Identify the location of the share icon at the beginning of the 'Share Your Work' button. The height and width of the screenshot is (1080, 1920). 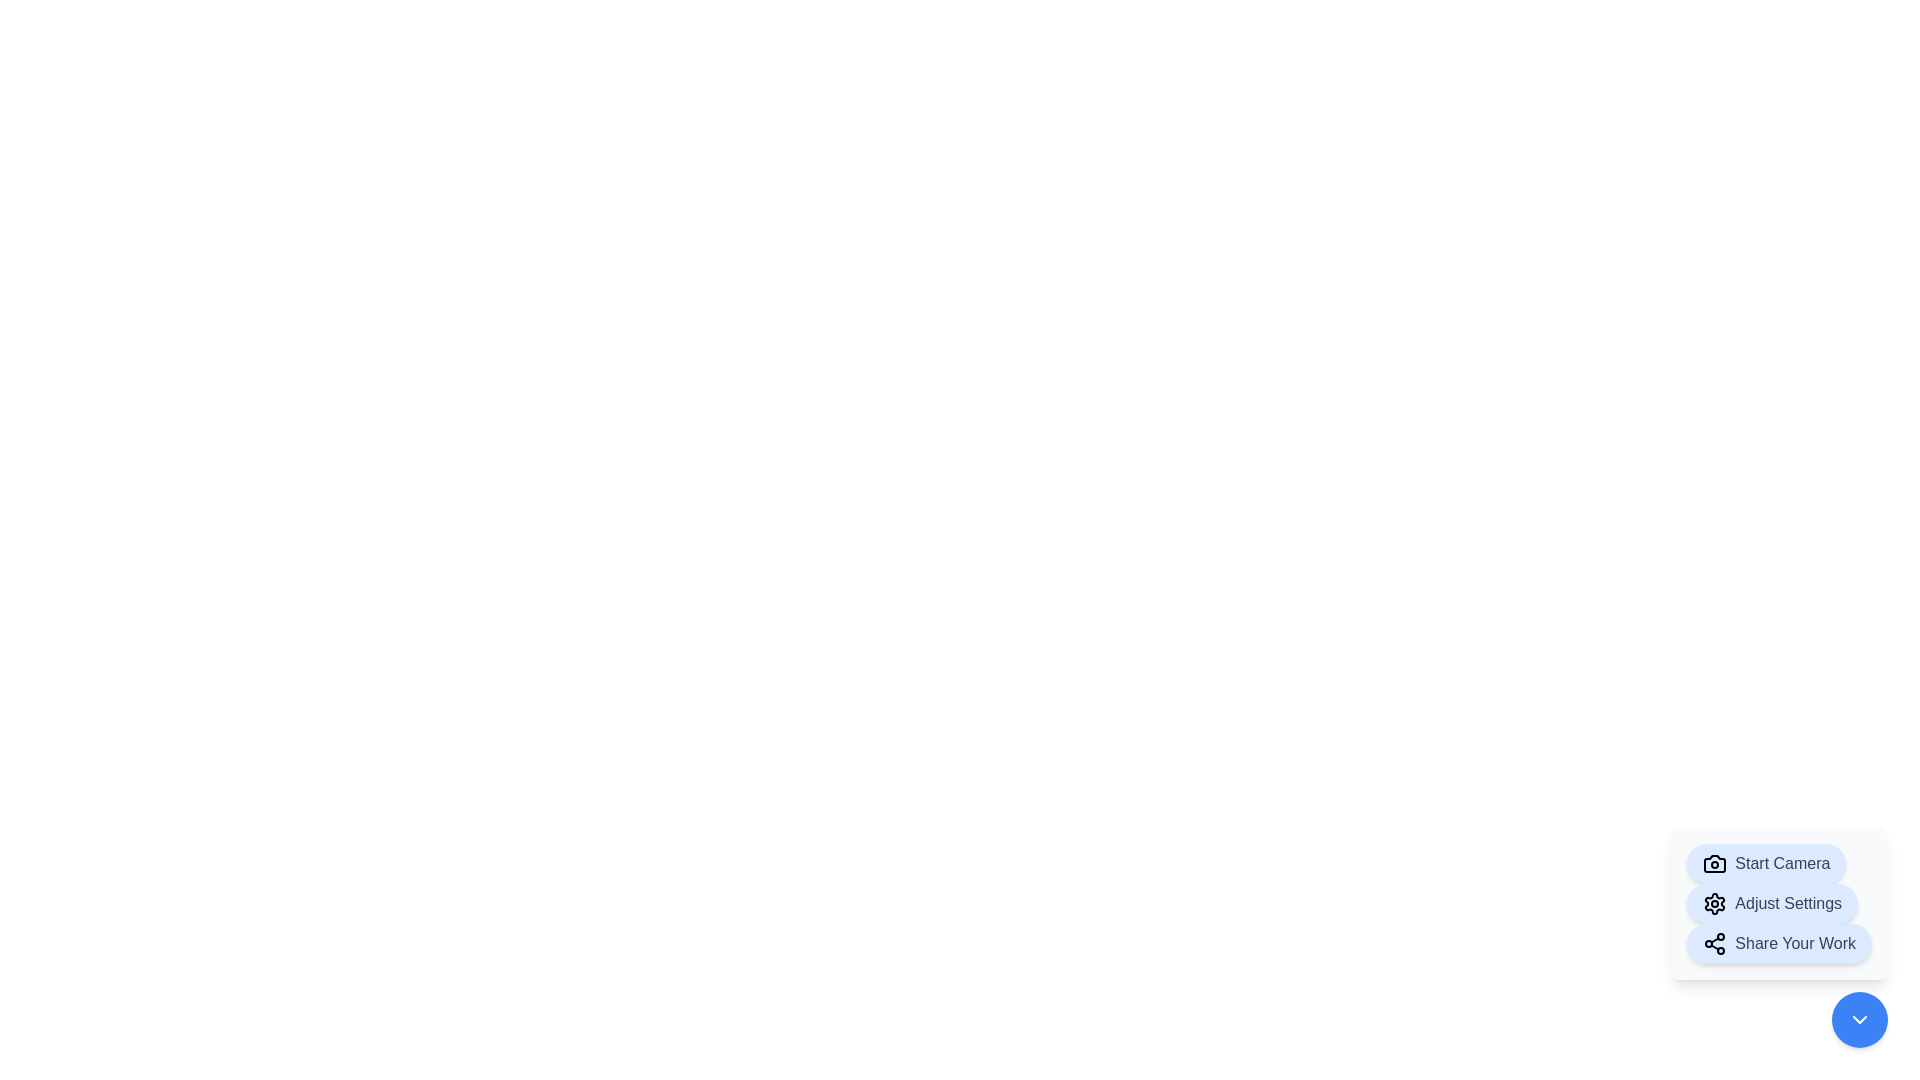
(1714, 944).